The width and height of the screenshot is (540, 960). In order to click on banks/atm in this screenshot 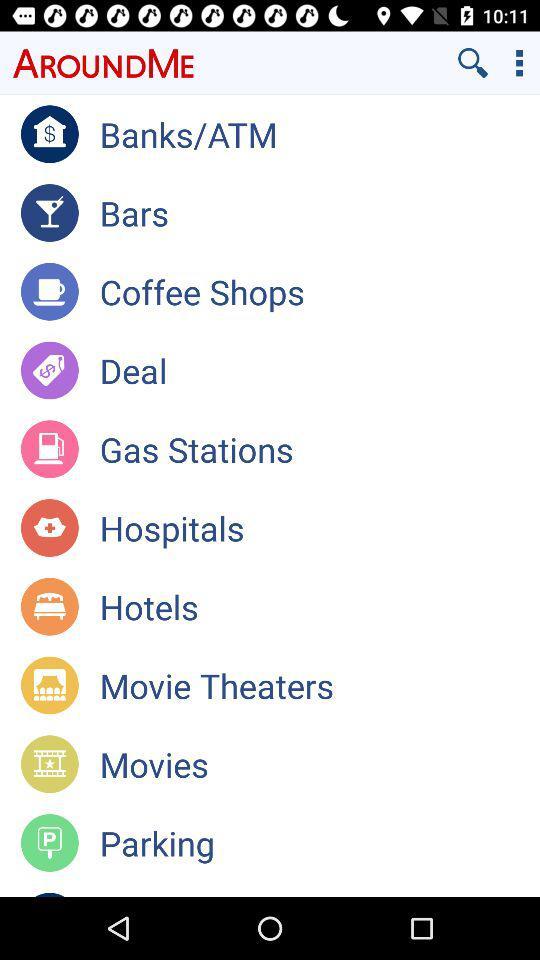, I will do `click(319, 133)`.